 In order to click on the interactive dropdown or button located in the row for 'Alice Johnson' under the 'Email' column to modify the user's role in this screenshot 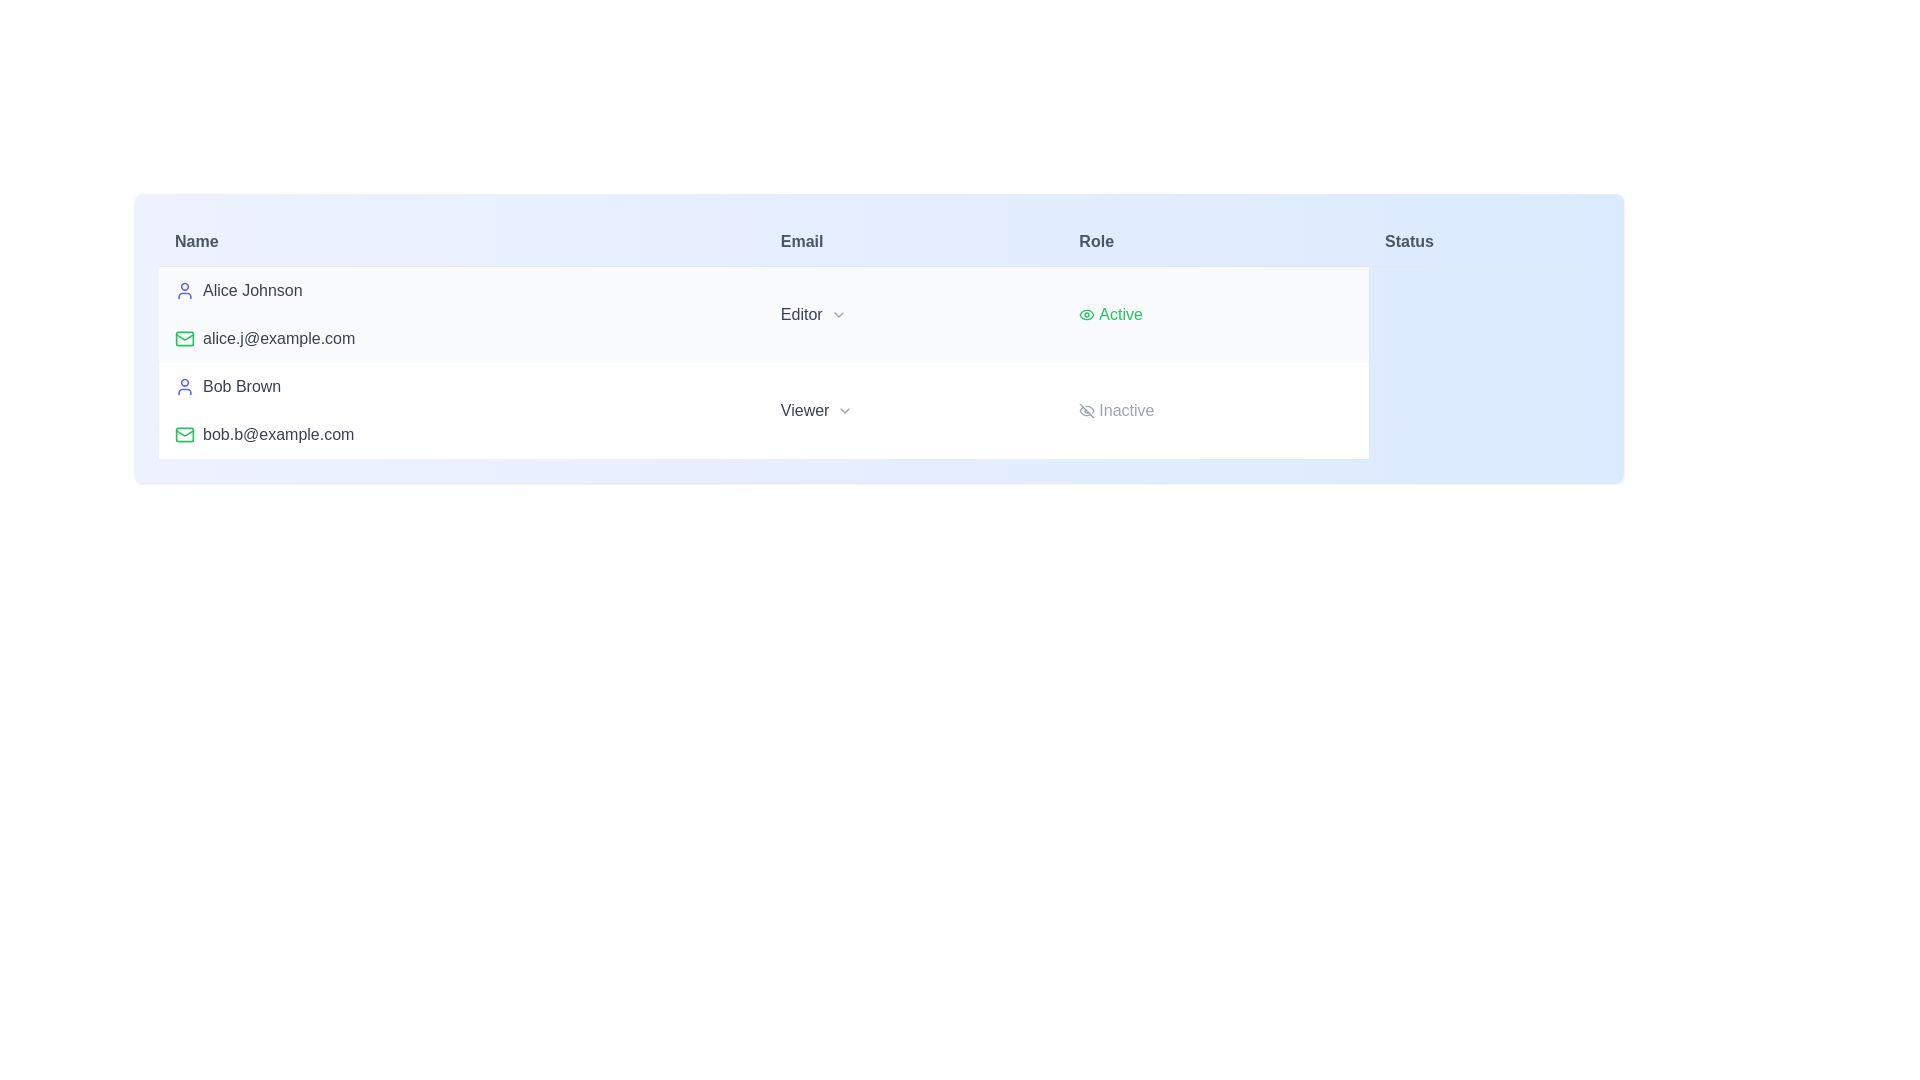, I will do `click(912, 313)`.